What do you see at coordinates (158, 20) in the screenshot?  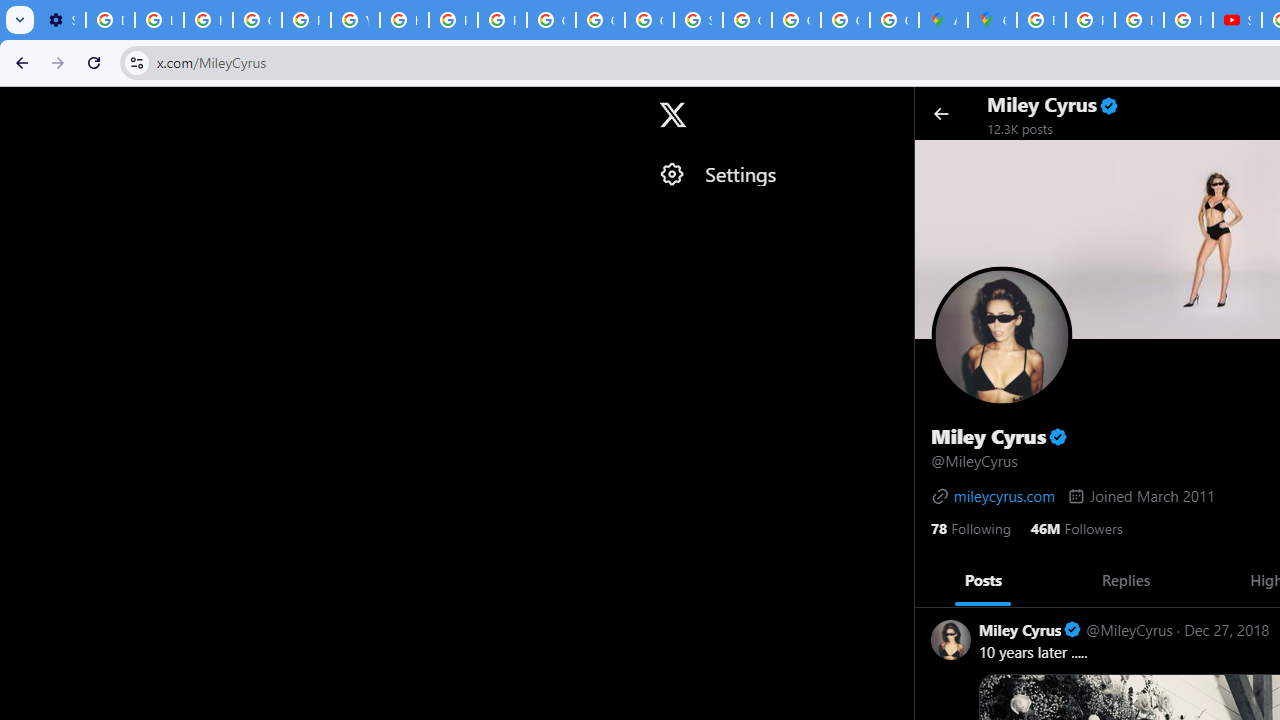 I see `'Learn how to find your photos - Google Photos Help'` at bounding box center [158, 20].